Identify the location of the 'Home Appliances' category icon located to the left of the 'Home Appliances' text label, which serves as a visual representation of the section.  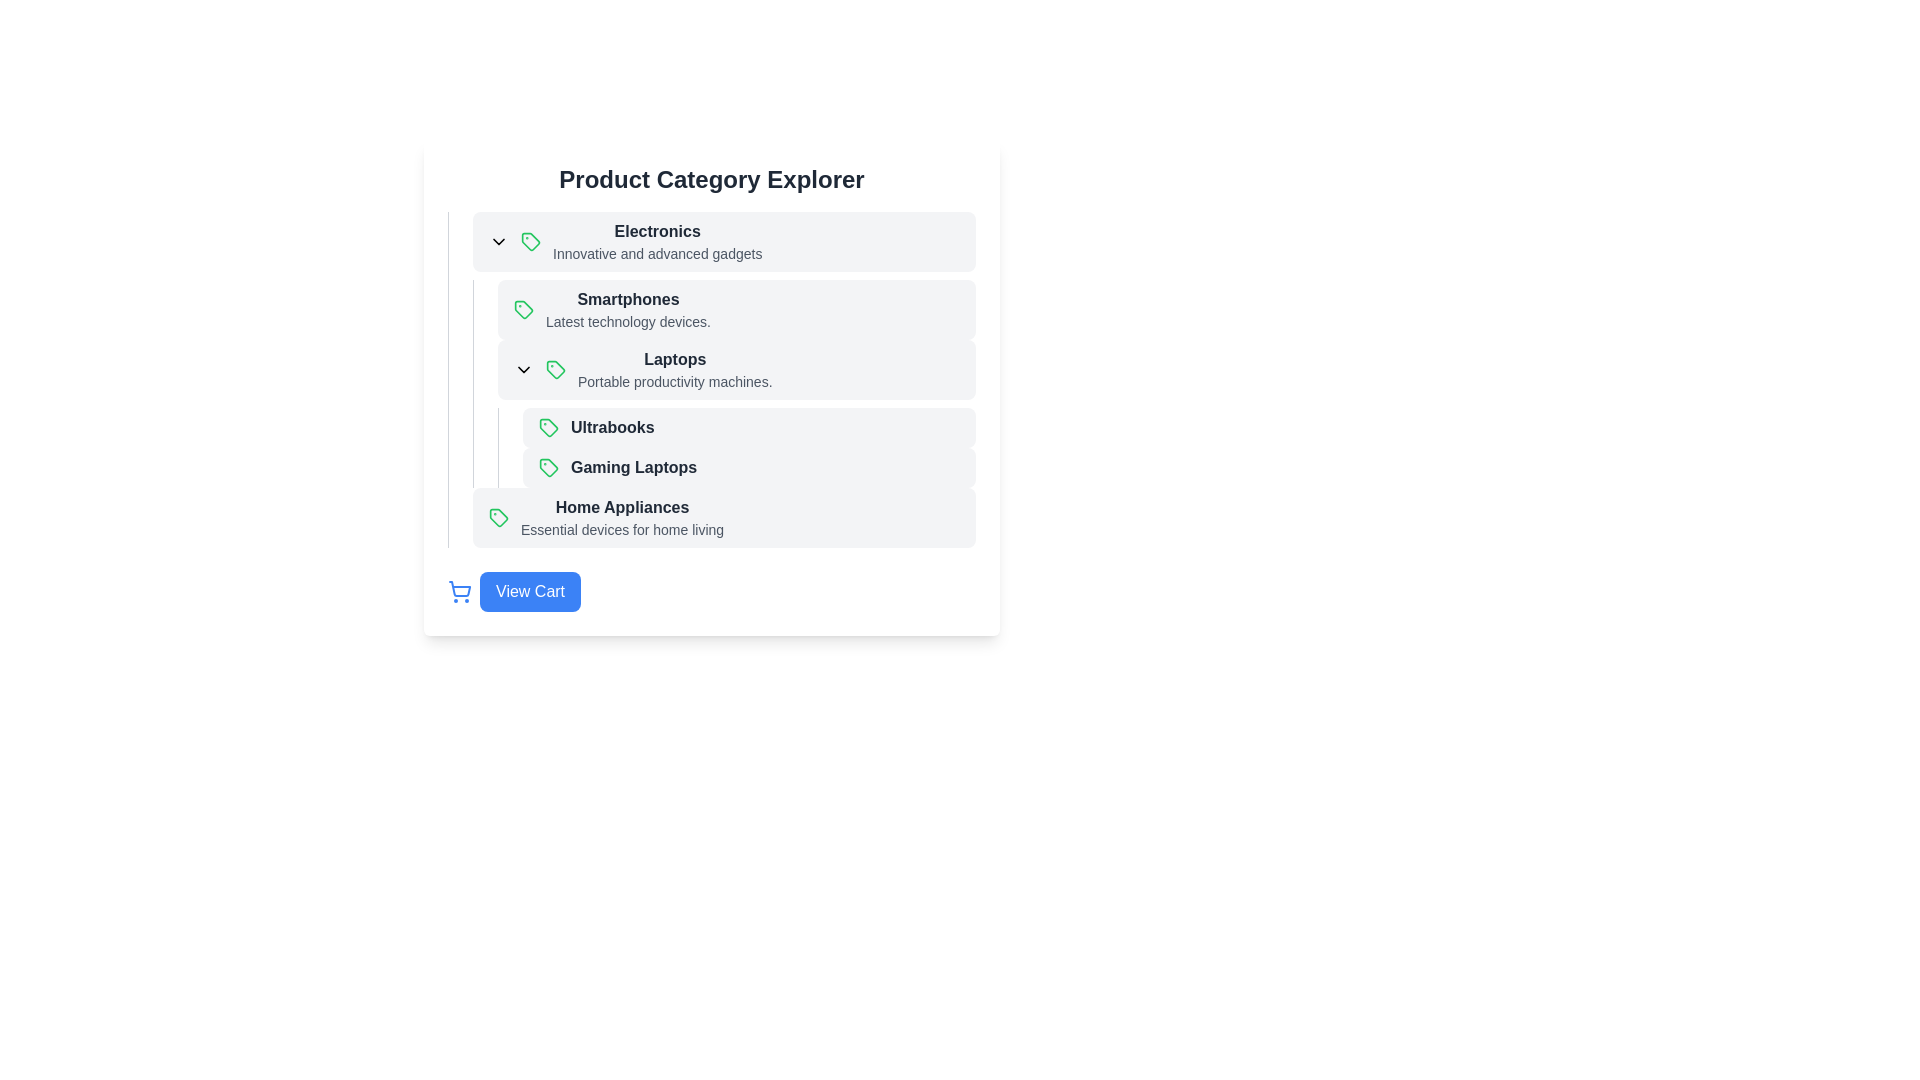
(499, 516).